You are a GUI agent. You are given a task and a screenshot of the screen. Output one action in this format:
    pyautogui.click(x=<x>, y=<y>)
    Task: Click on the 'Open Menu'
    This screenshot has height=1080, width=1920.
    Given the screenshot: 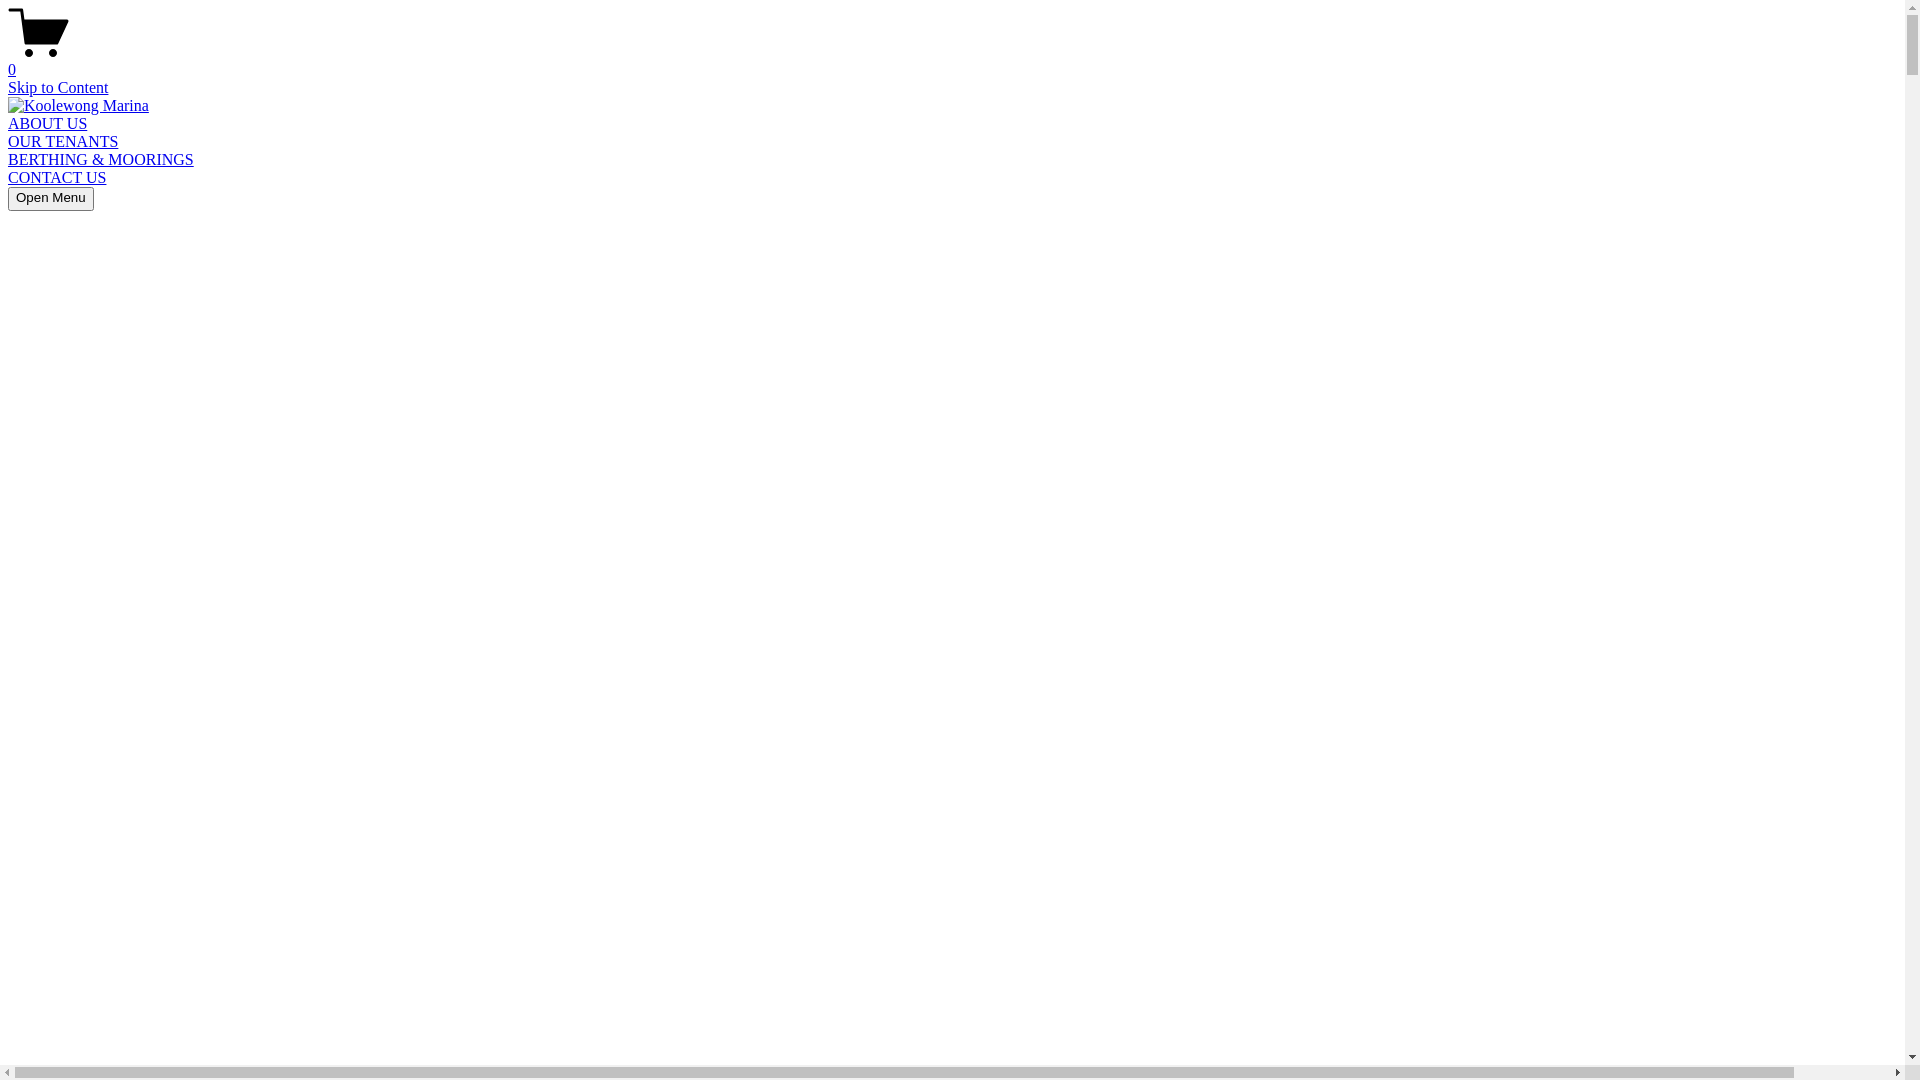 What is the action you would take?
    pyautogui.click(x=8, y=199)
    